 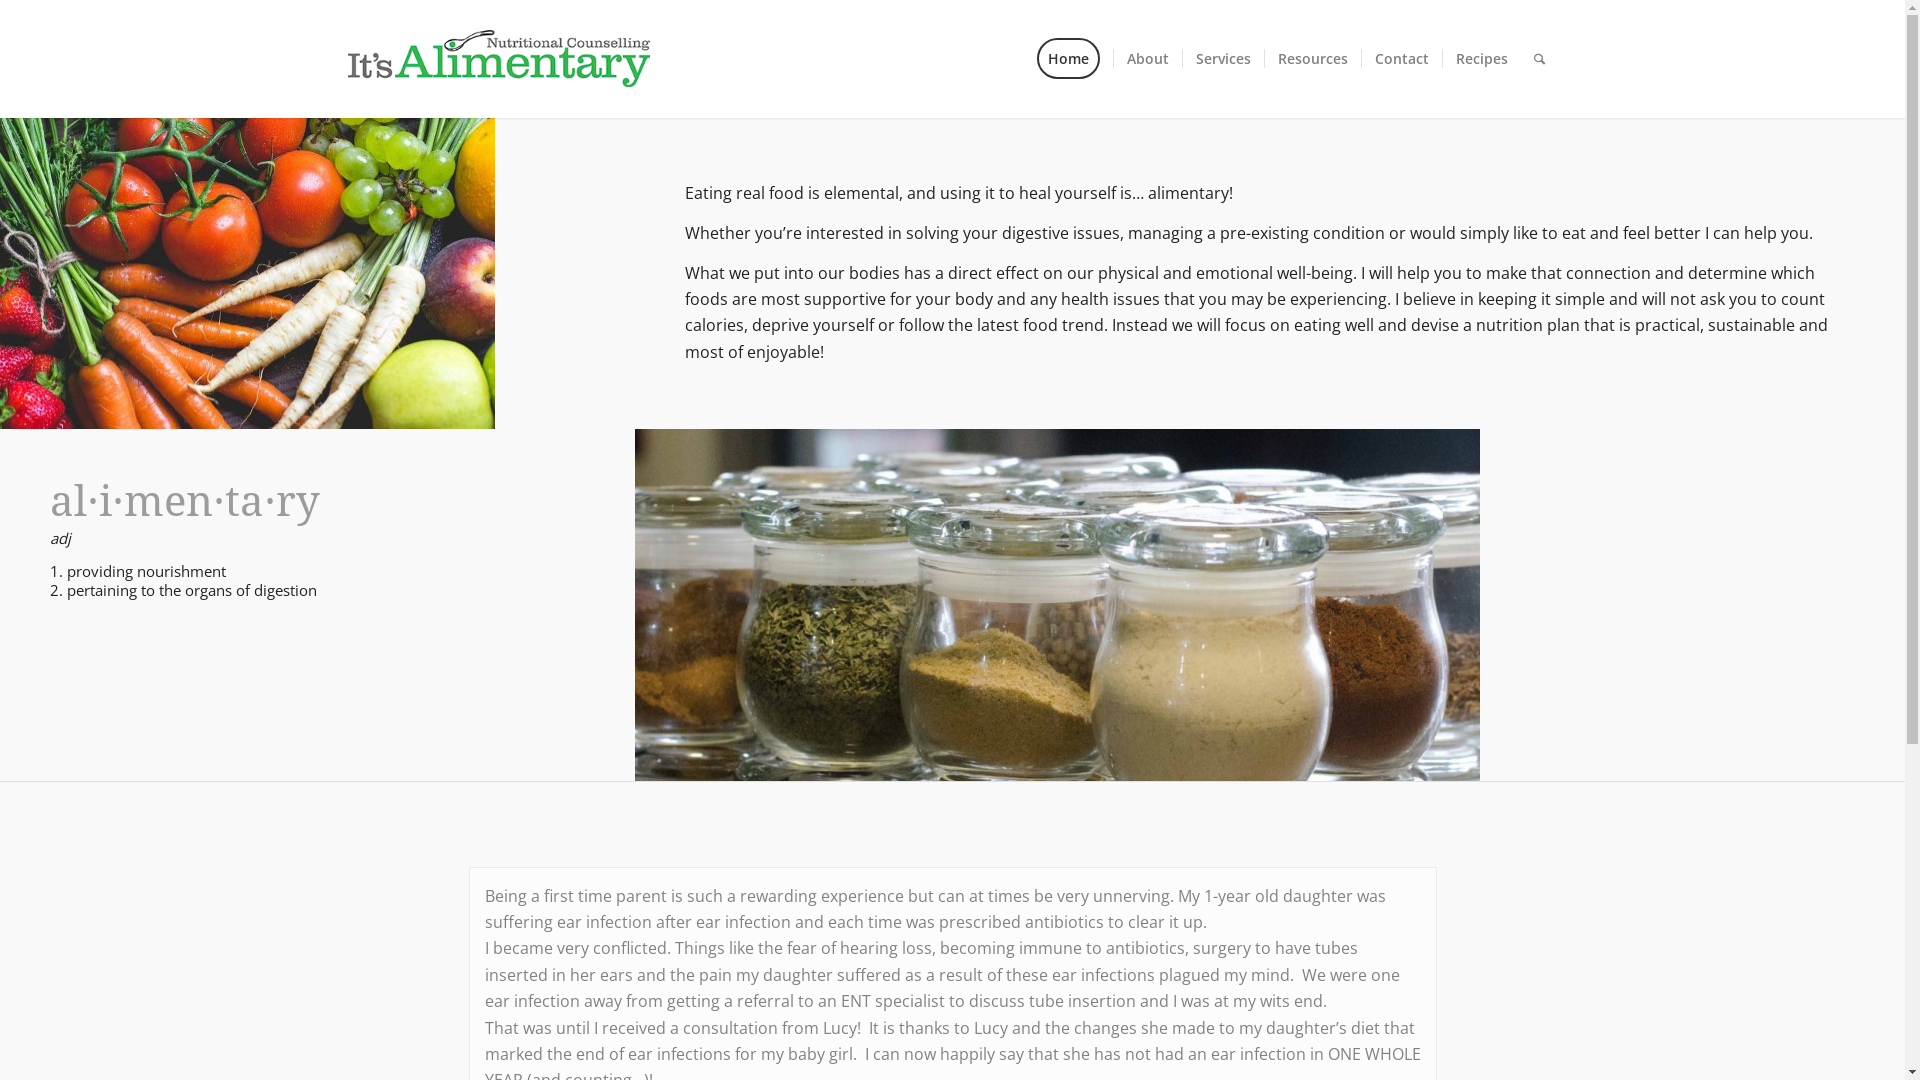 I want to click on 'Home', so click(x=1073, y=57).